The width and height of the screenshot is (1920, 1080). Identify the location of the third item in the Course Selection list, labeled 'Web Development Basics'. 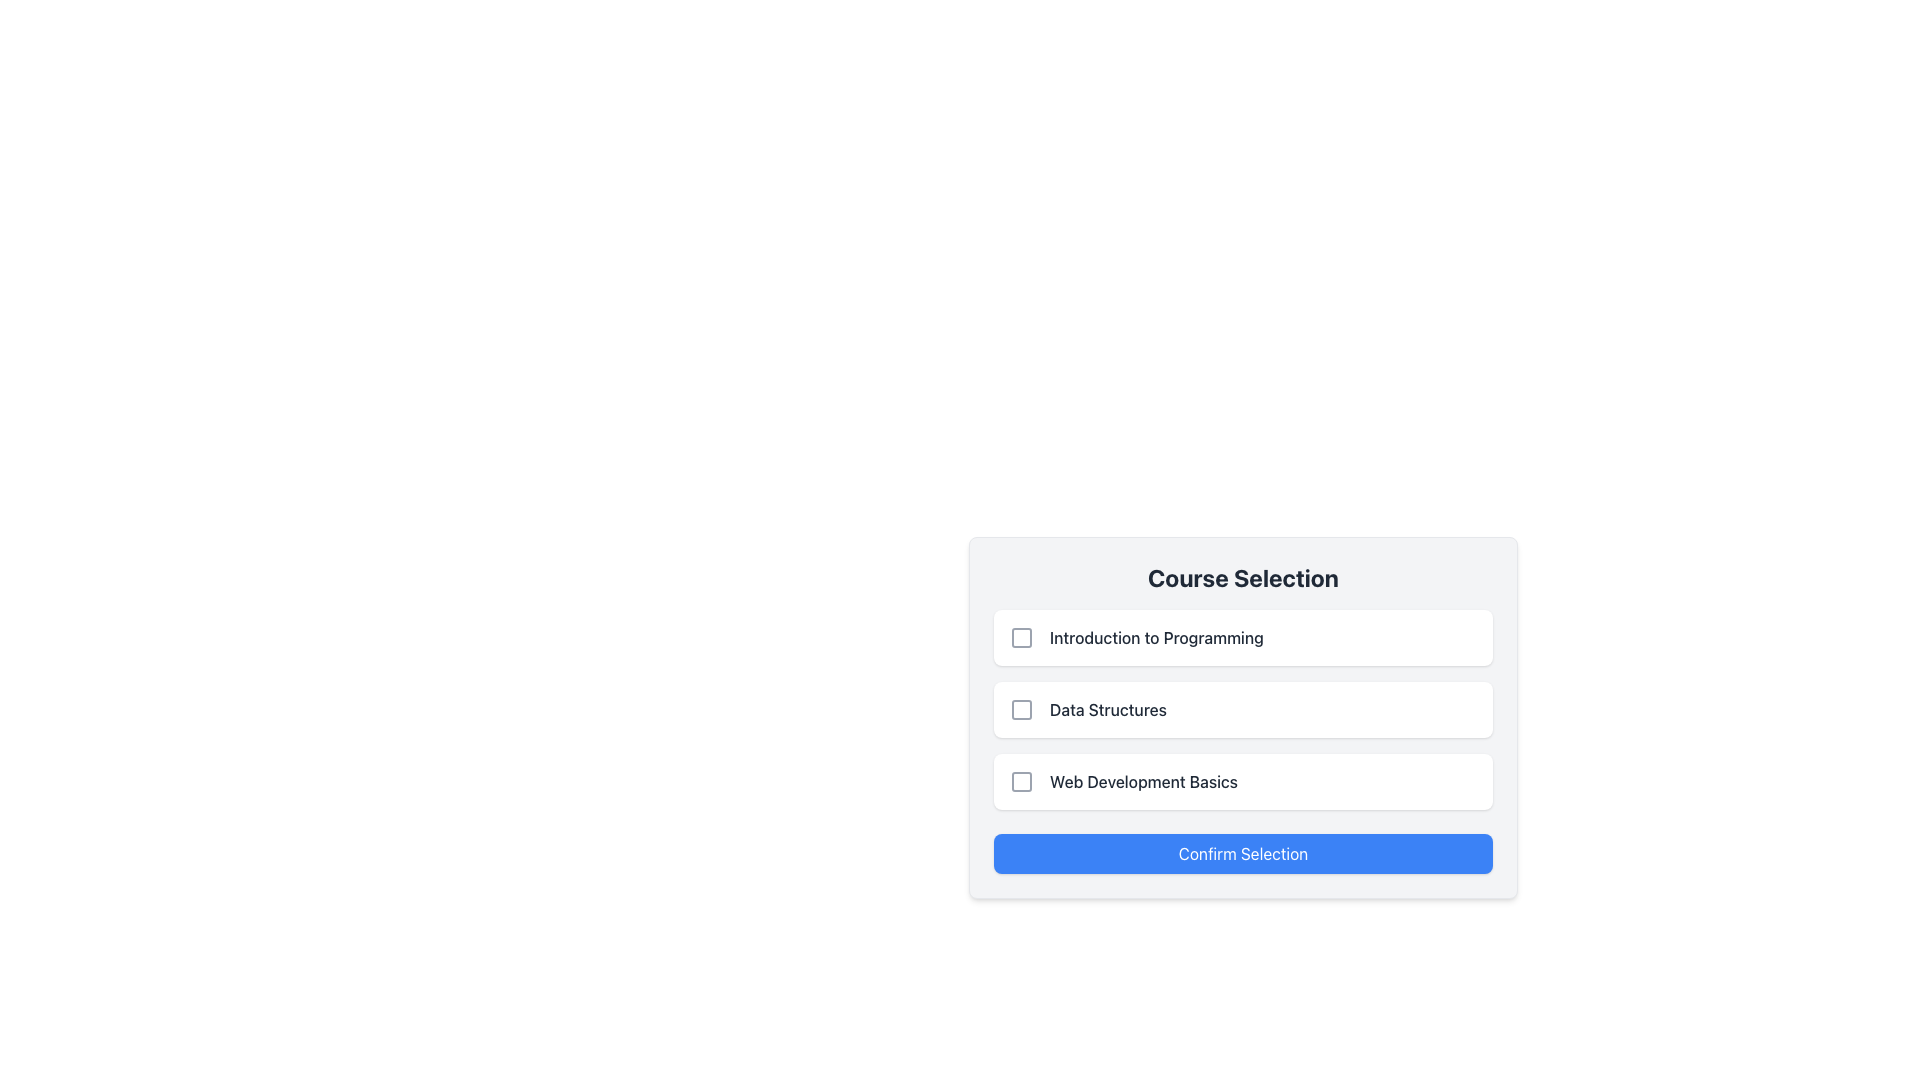
(1242, 781).